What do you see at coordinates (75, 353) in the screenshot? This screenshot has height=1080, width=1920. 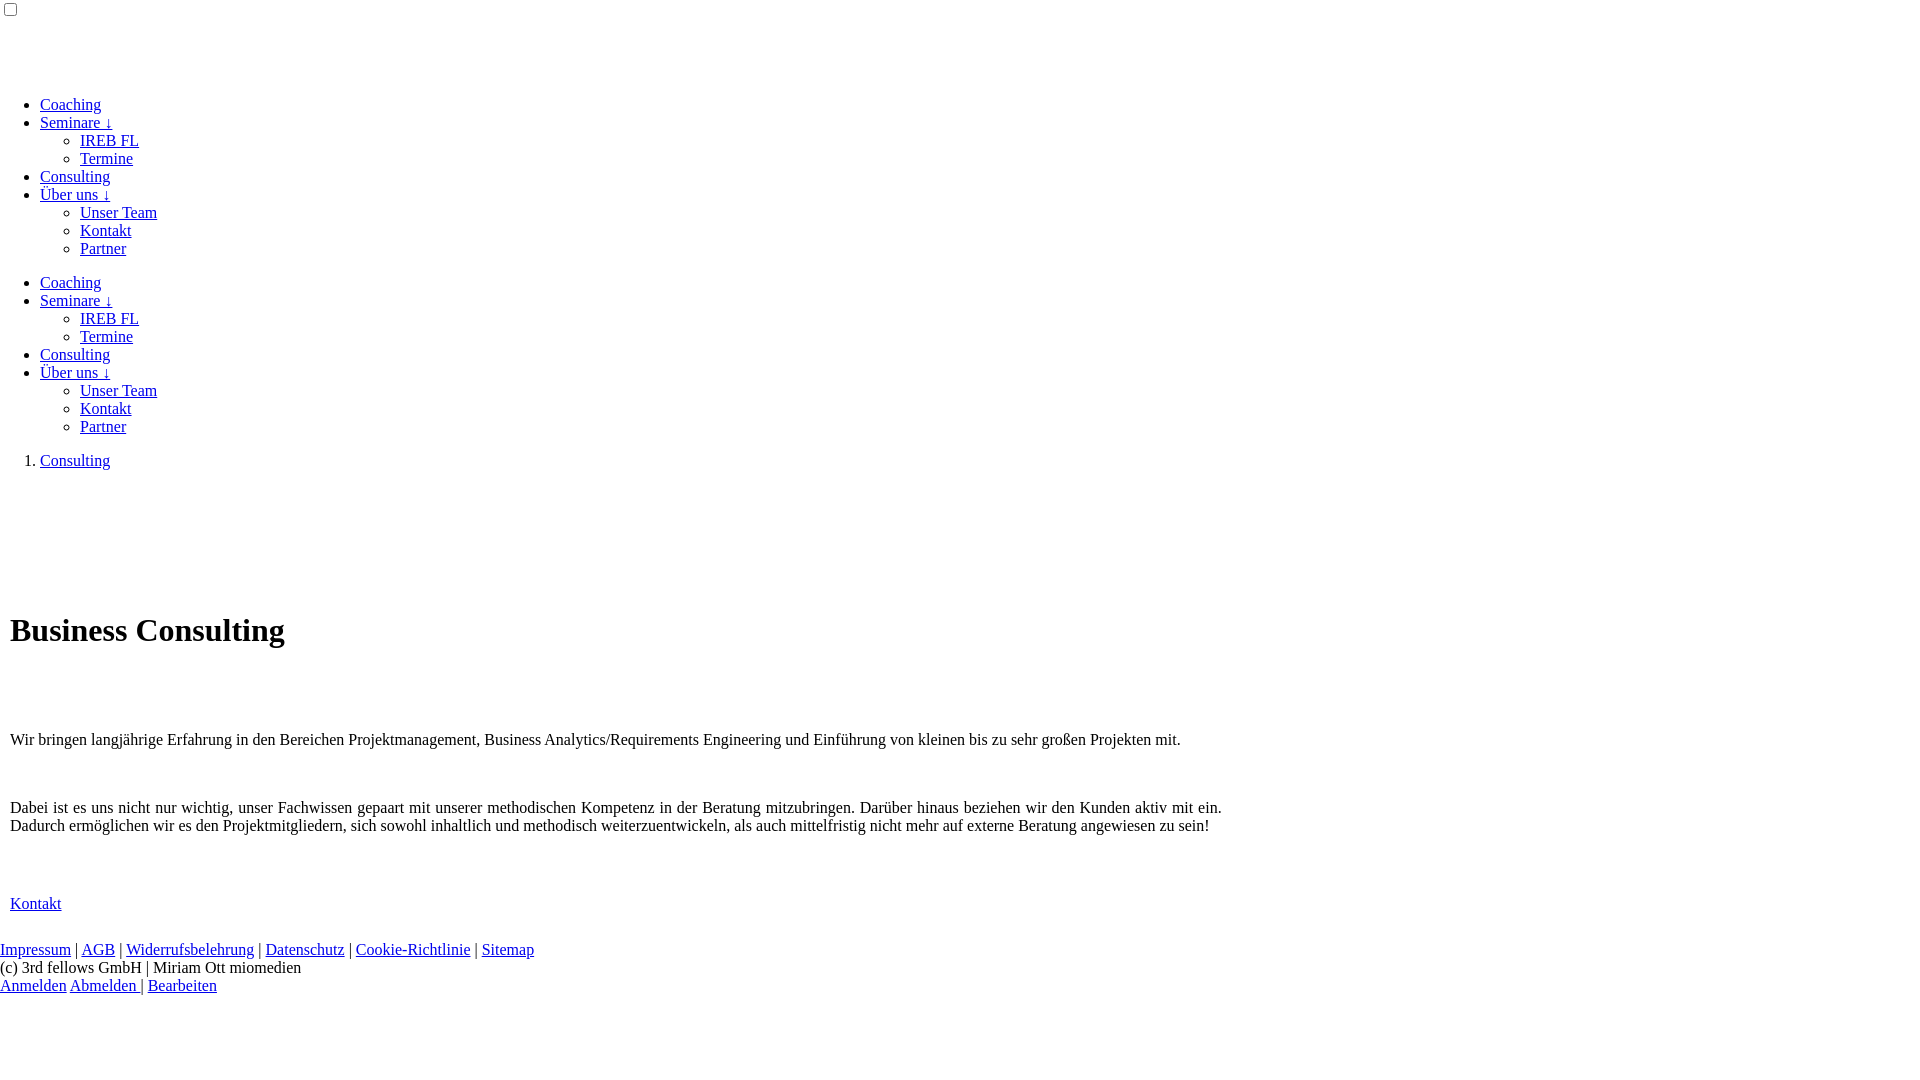 I see `'Consulting'` at bounding box center [75, 353].